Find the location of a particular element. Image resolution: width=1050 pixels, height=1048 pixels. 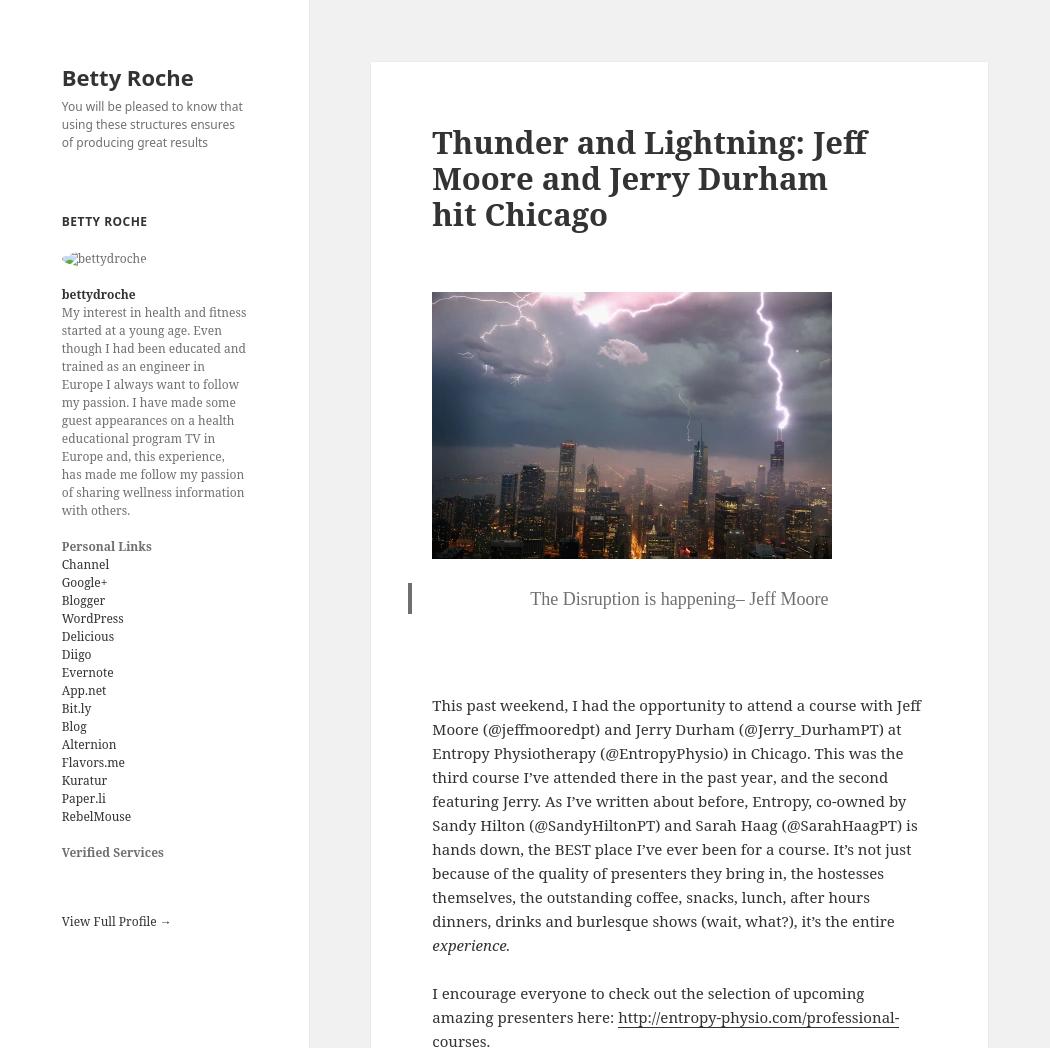

'Channel' is located at coordinates (85, 563).